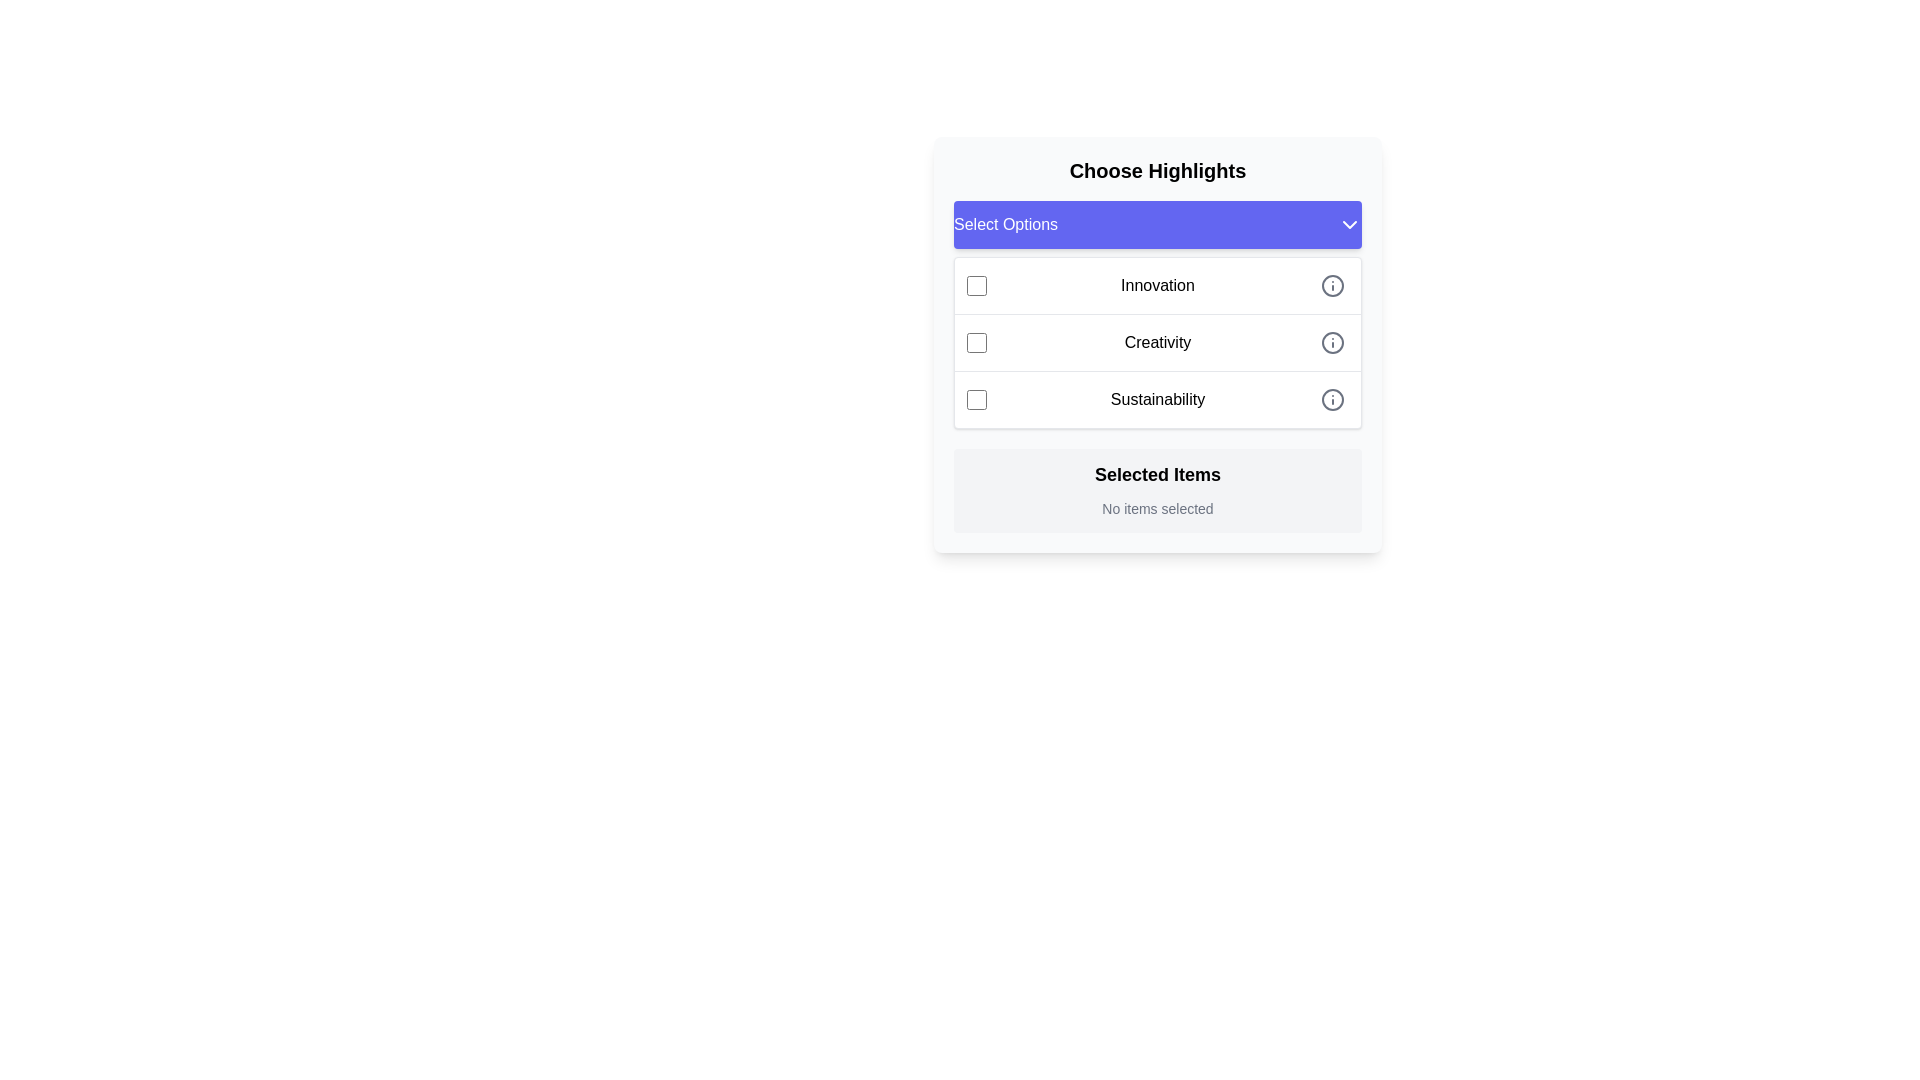 The width and height of the screenshot is (1920, 1080). What do you see at coordinates (1333, 285) in the screenshot?
I see `the SVG circle graphic that accompanies the 'Innovation' option, located to the right of the 'Innovation' text in the second row under the 'Choose Highlights' section` at bounding box center [1333, 285].